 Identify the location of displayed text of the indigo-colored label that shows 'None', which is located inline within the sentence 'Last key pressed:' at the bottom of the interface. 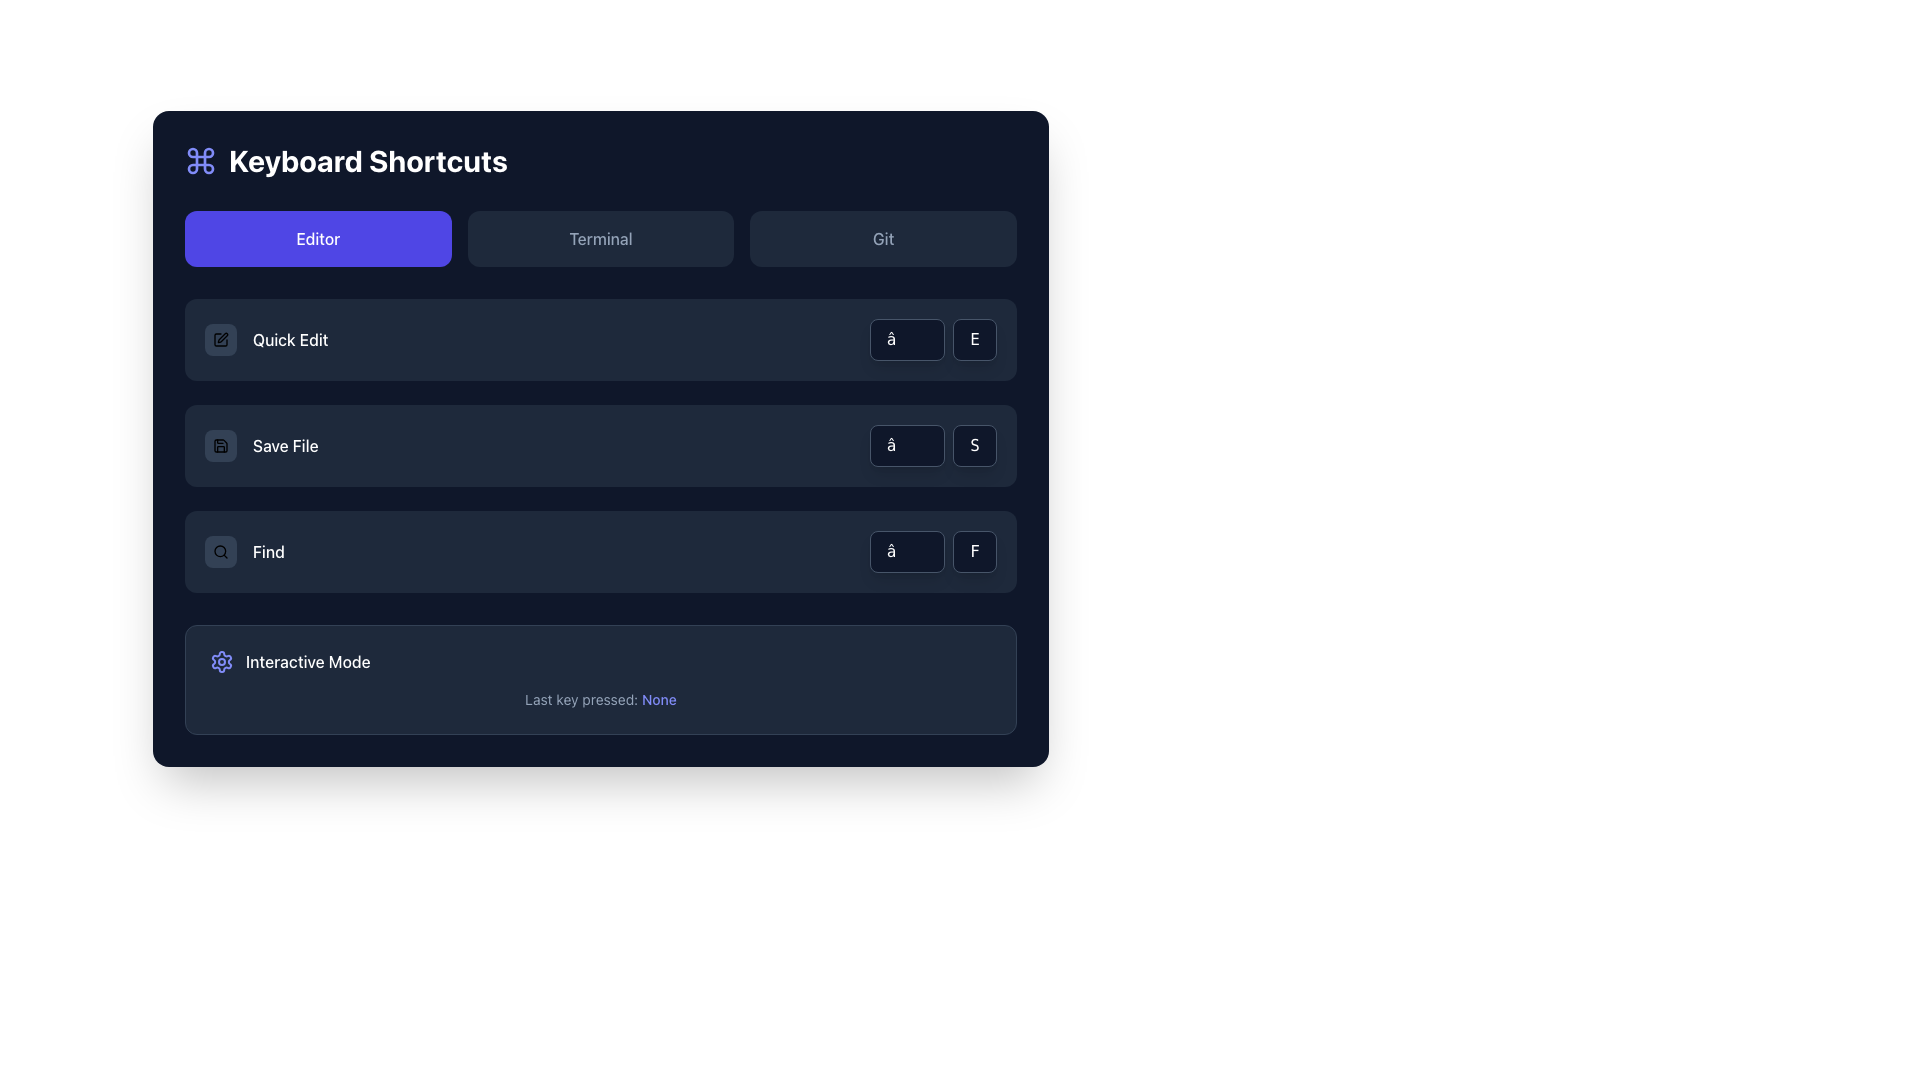
(659, 698).